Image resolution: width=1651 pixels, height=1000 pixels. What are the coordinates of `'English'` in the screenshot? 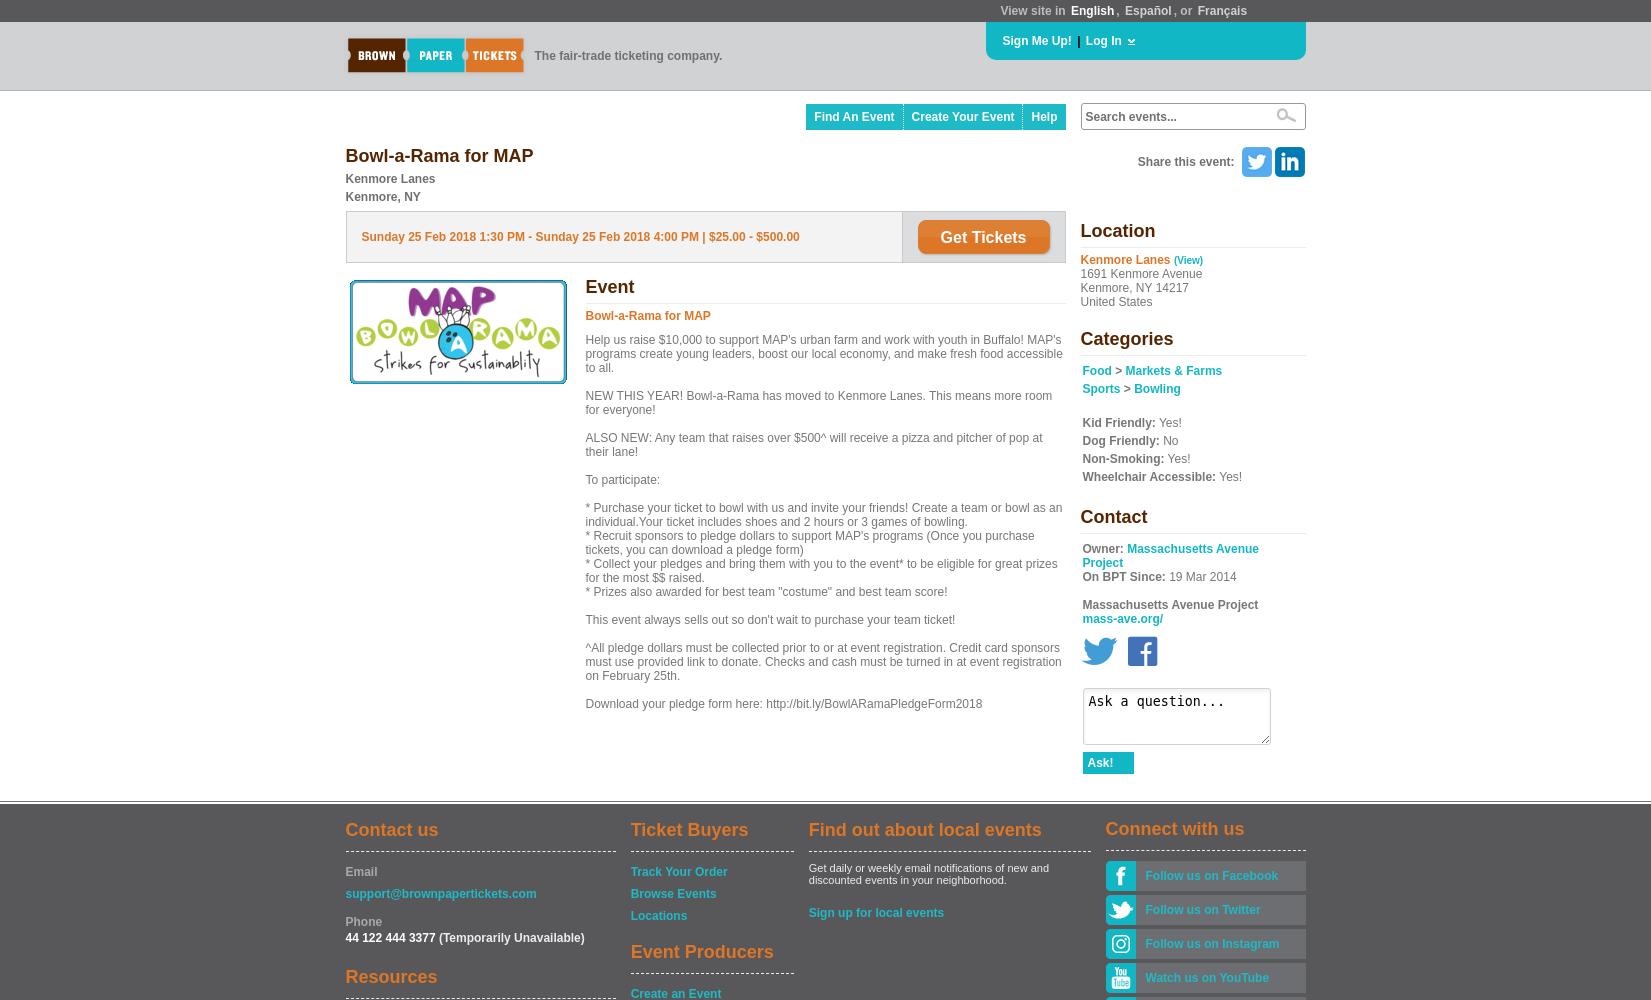 It's located at (1090, 11).